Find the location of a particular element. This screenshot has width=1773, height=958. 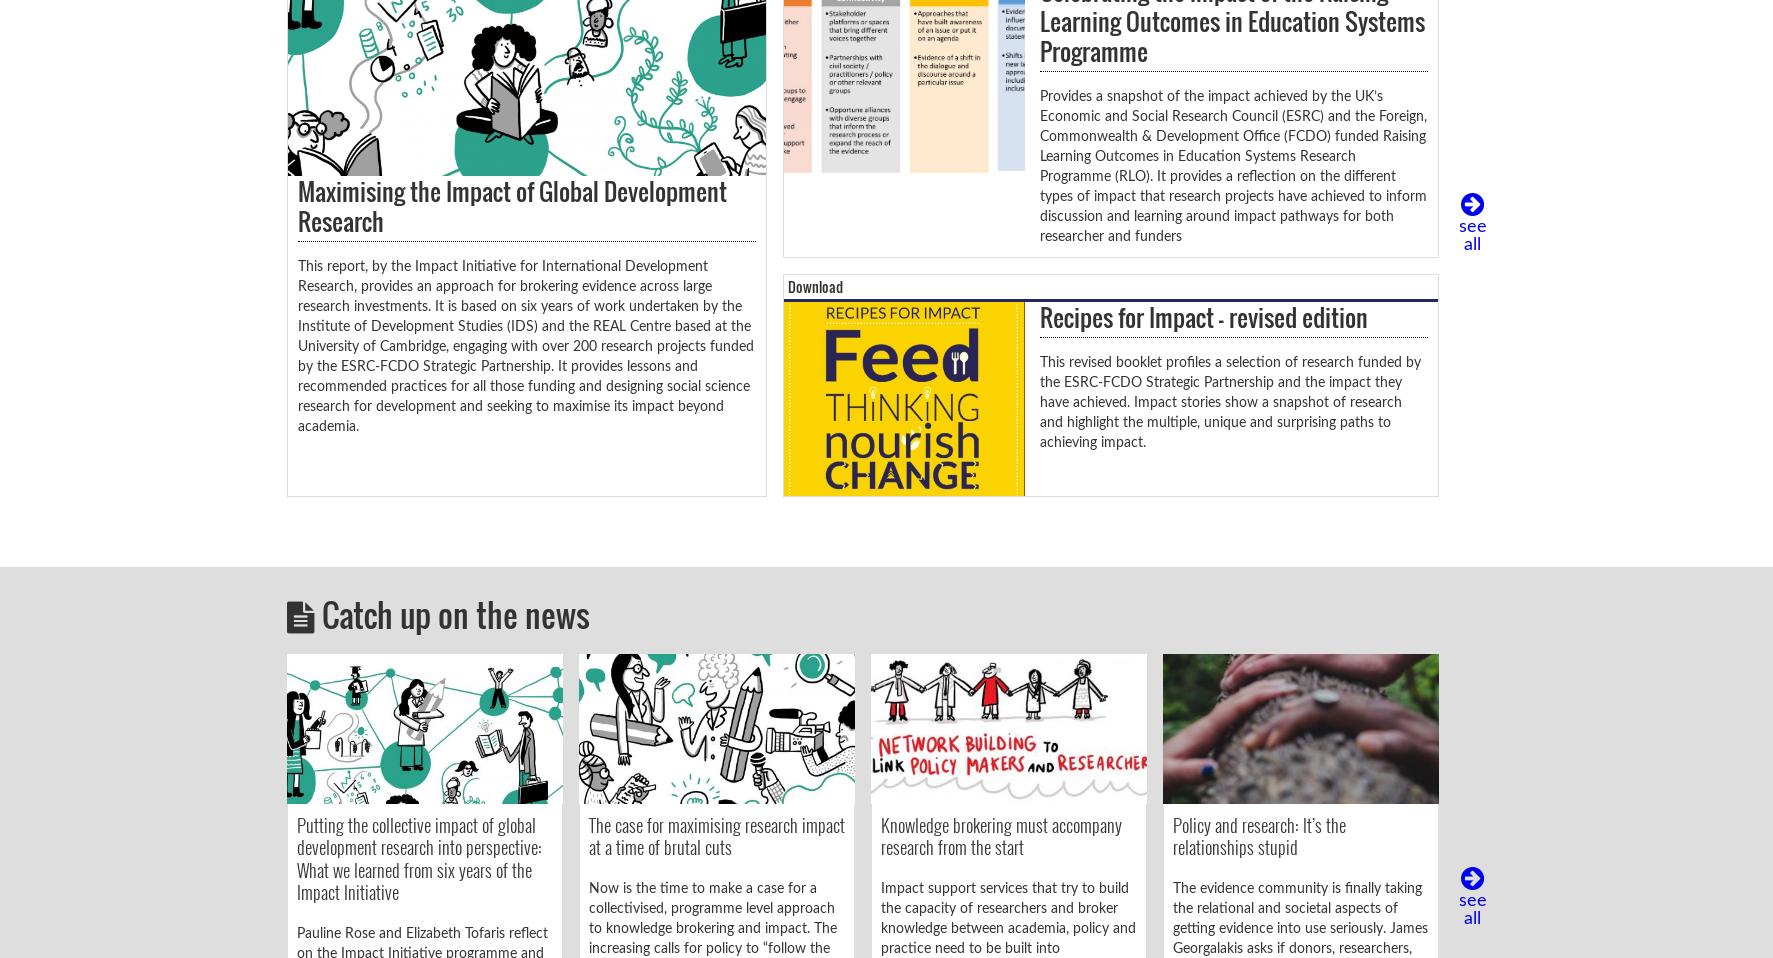

'This revised booklet profiles a selection of research funded by the ESRC-FCDO Strategic Partnership and the impact they have achieved. Impact stories show a snapshot of research and highlight the multiple, unique and surprising paths to achieving impact.' is located at coordinates (1229, 403).